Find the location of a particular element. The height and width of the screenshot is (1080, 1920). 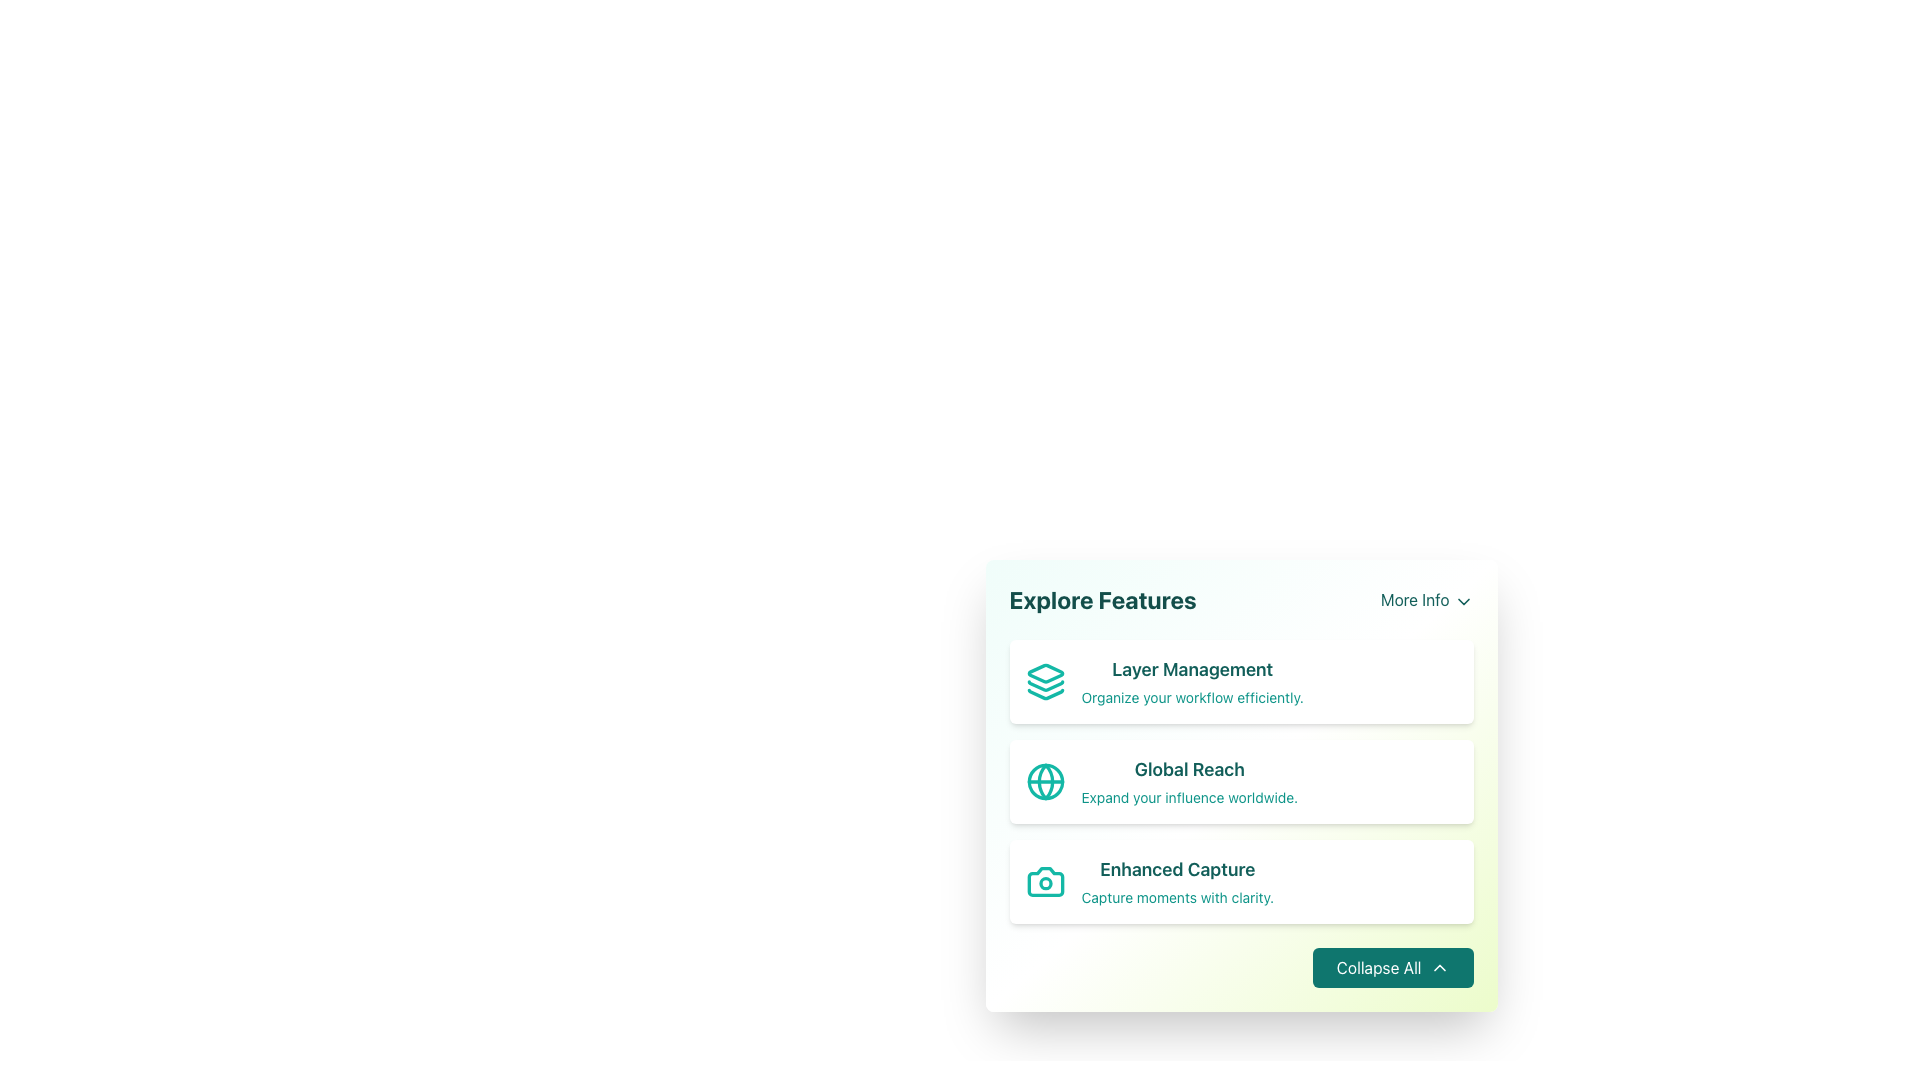

text component featuring the heading 'Enhanced Capture' and the subheading 'Capture moments with clarity.' located within the card layout, positioned between the 'Global Reach' card and the 'Collapse All' button is located at coordinates (1177, 881).